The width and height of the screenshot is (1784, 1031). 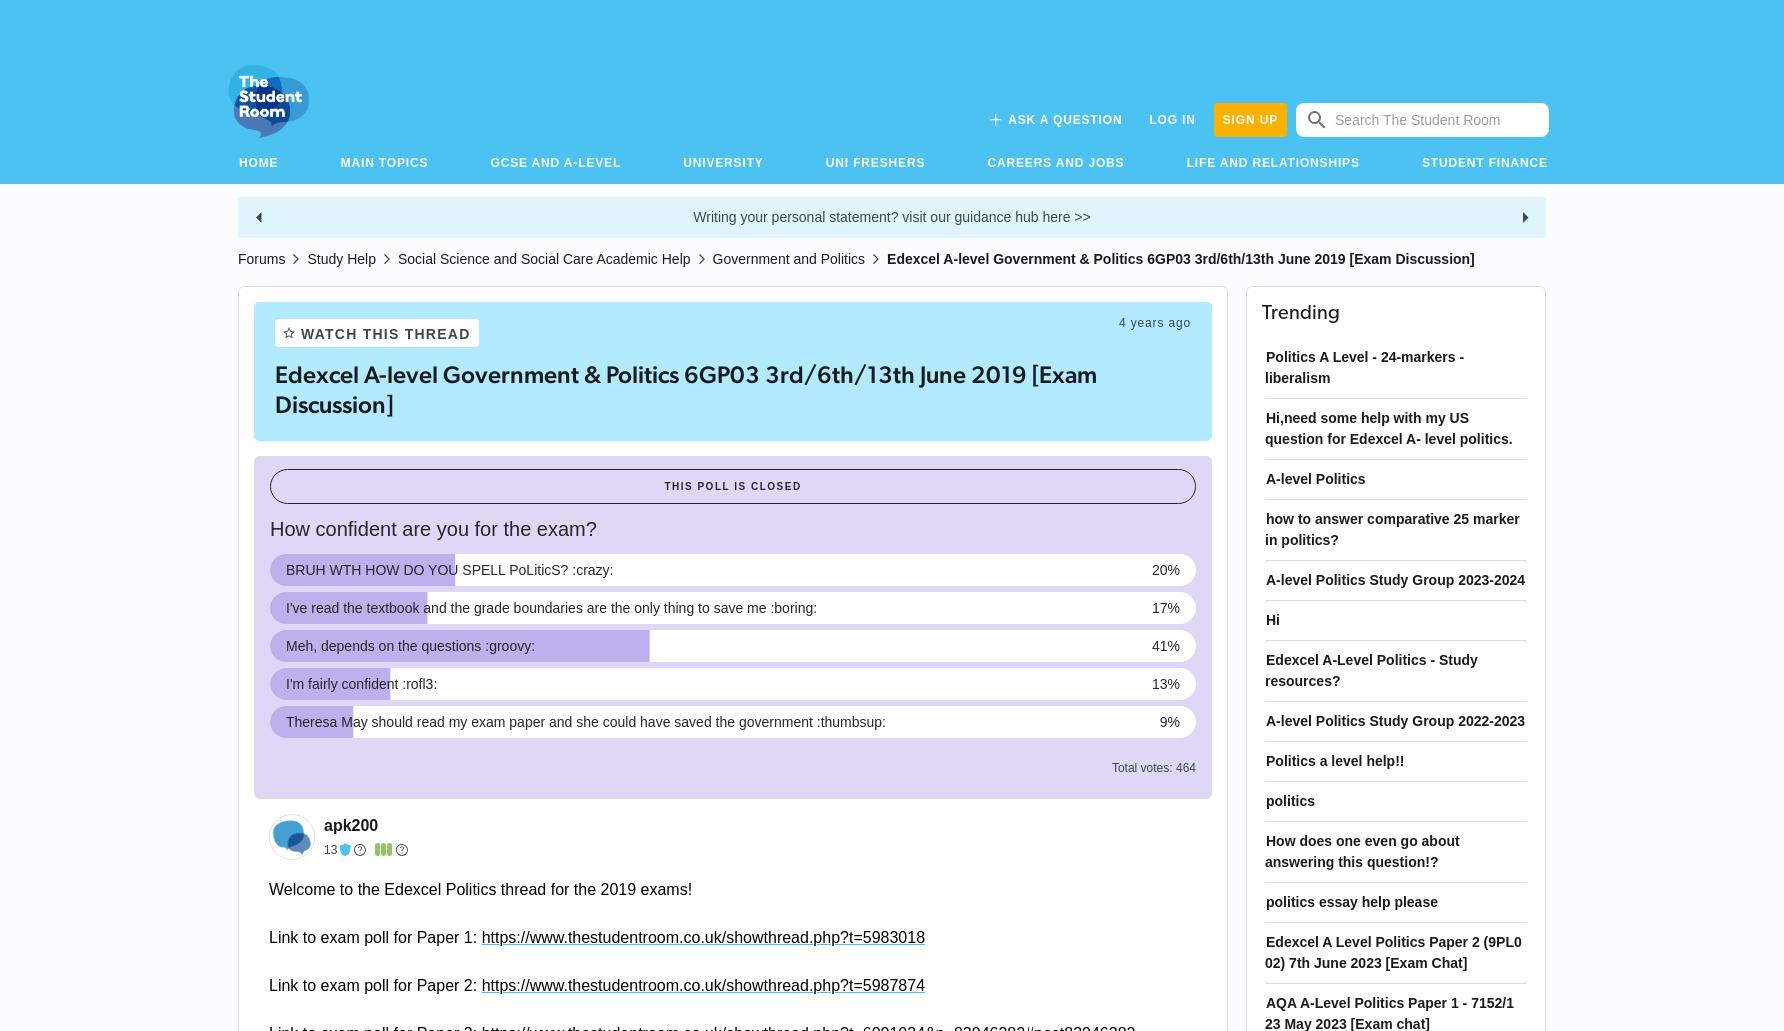 What do you see at coordinates (703, 984) in the screenshot?
I see `'https://www.thestudentroom.co.uk/showthread.php?t=5987874'` at bounding box center [703, 984].